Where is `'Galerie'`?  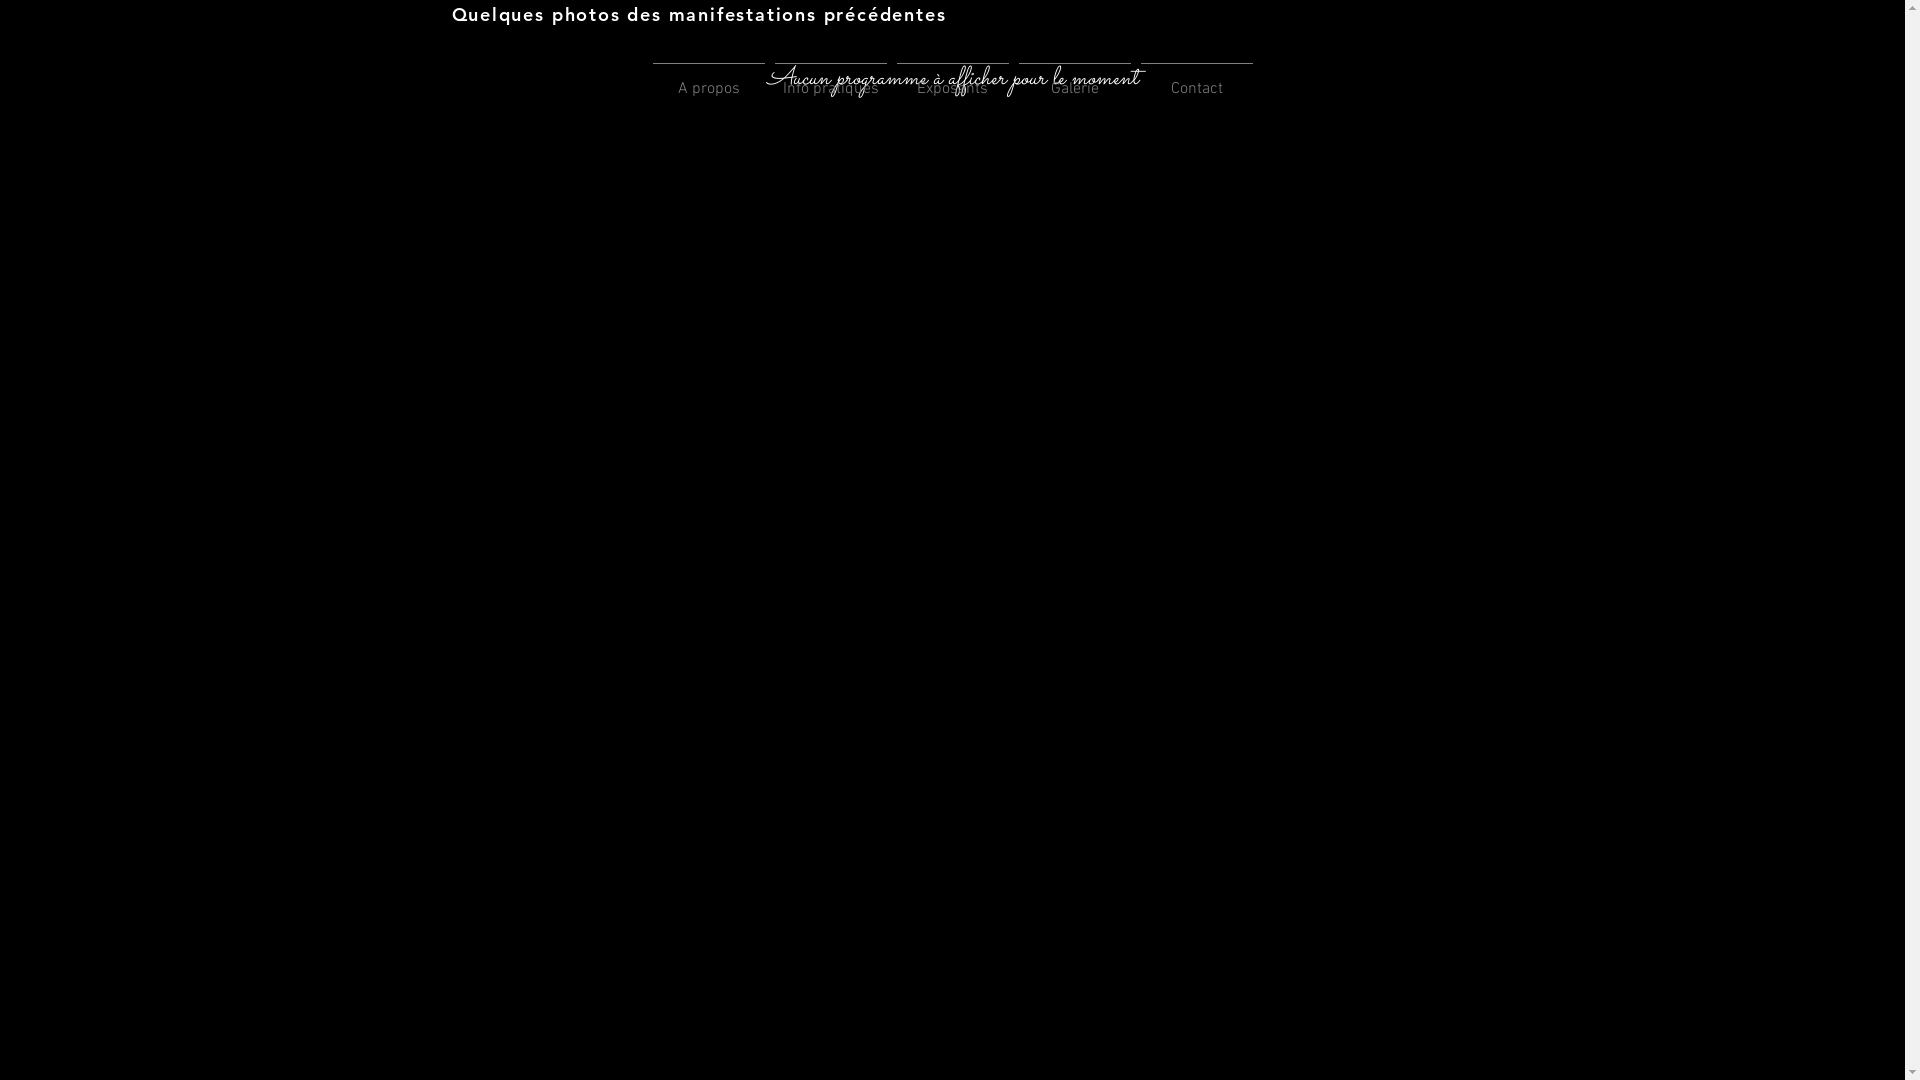
'Galerie' is located at coordinates (1074, 79).